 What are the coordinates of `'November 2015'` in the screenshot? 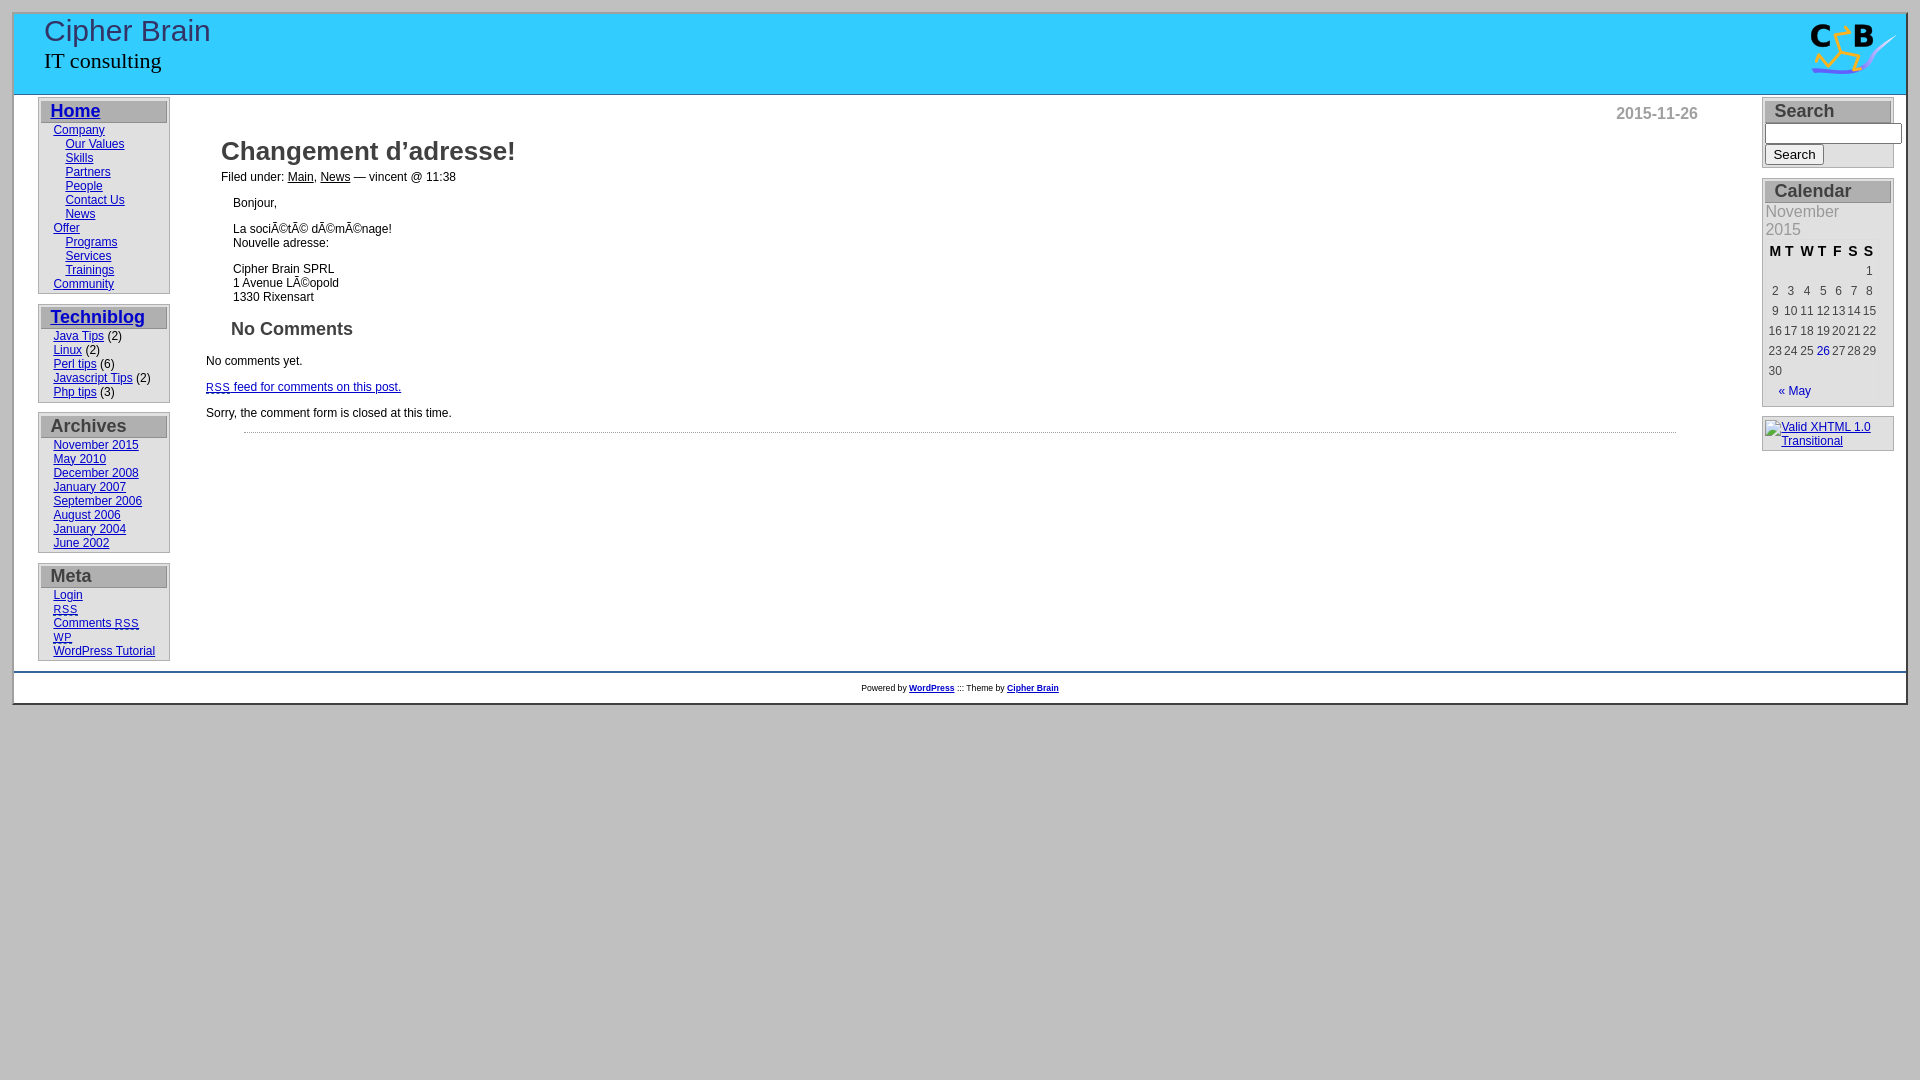 It's located at (52, 443).